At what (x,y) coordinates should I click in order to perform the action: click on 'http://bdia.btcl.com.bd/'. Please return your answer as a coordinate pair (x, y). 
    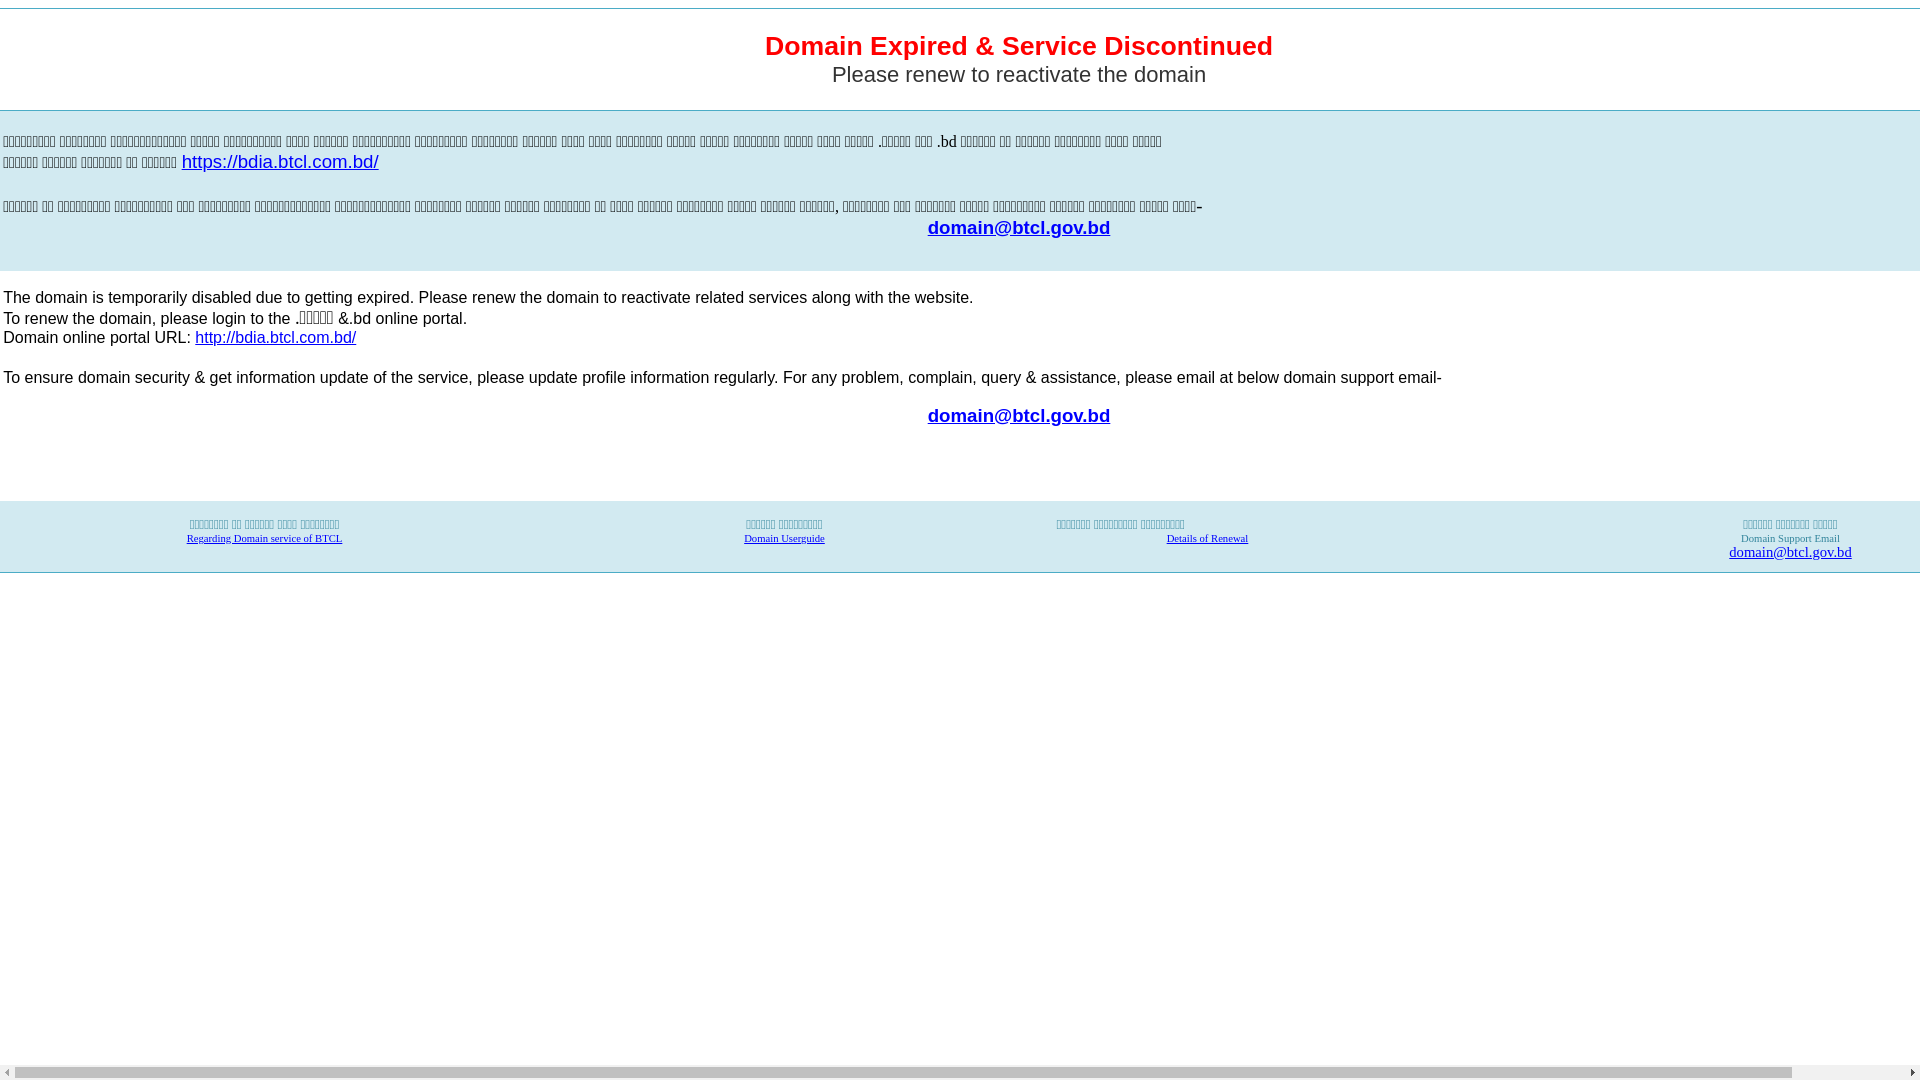
    Looking at the image, I should click on (274, 337).